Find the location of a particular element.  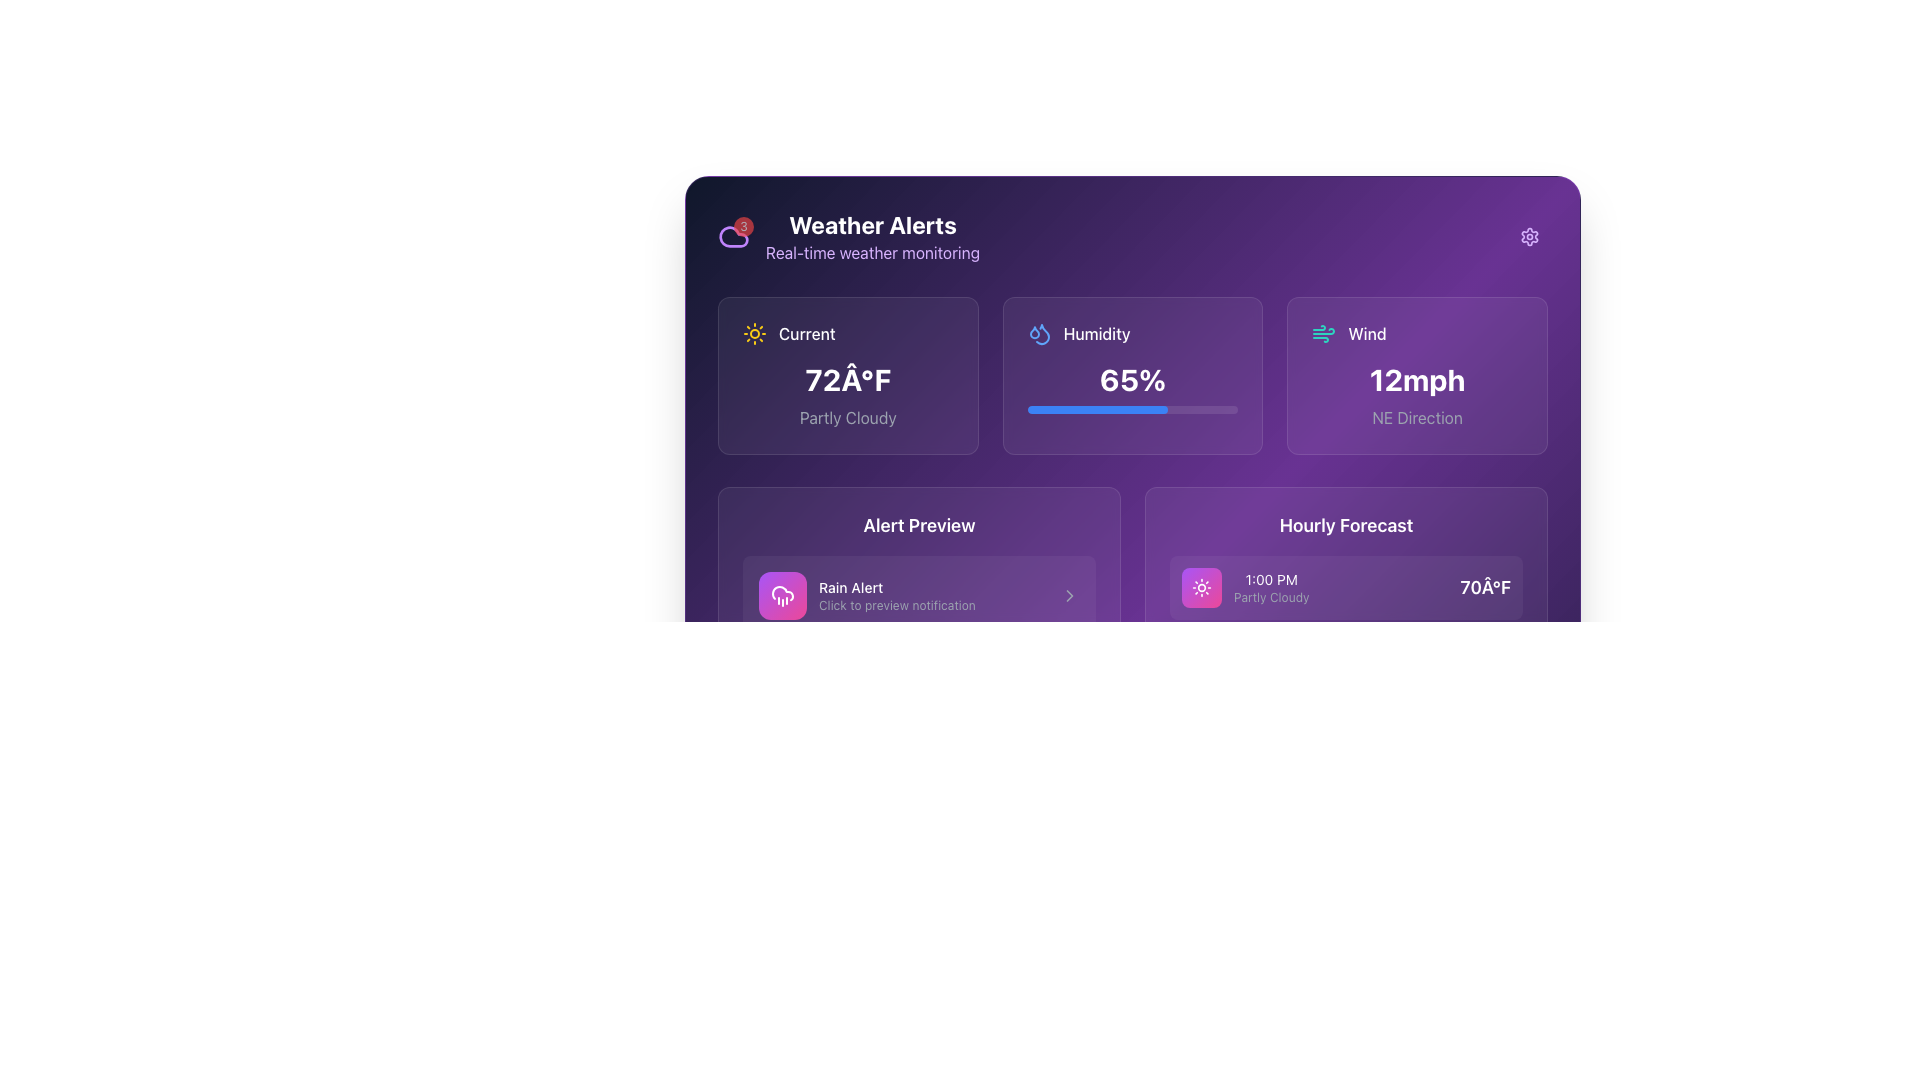

the first Informational card in the 'Hourly Forecast' section, which displays the time, weather condition, and temperature is located at coordinates (1346, 707).